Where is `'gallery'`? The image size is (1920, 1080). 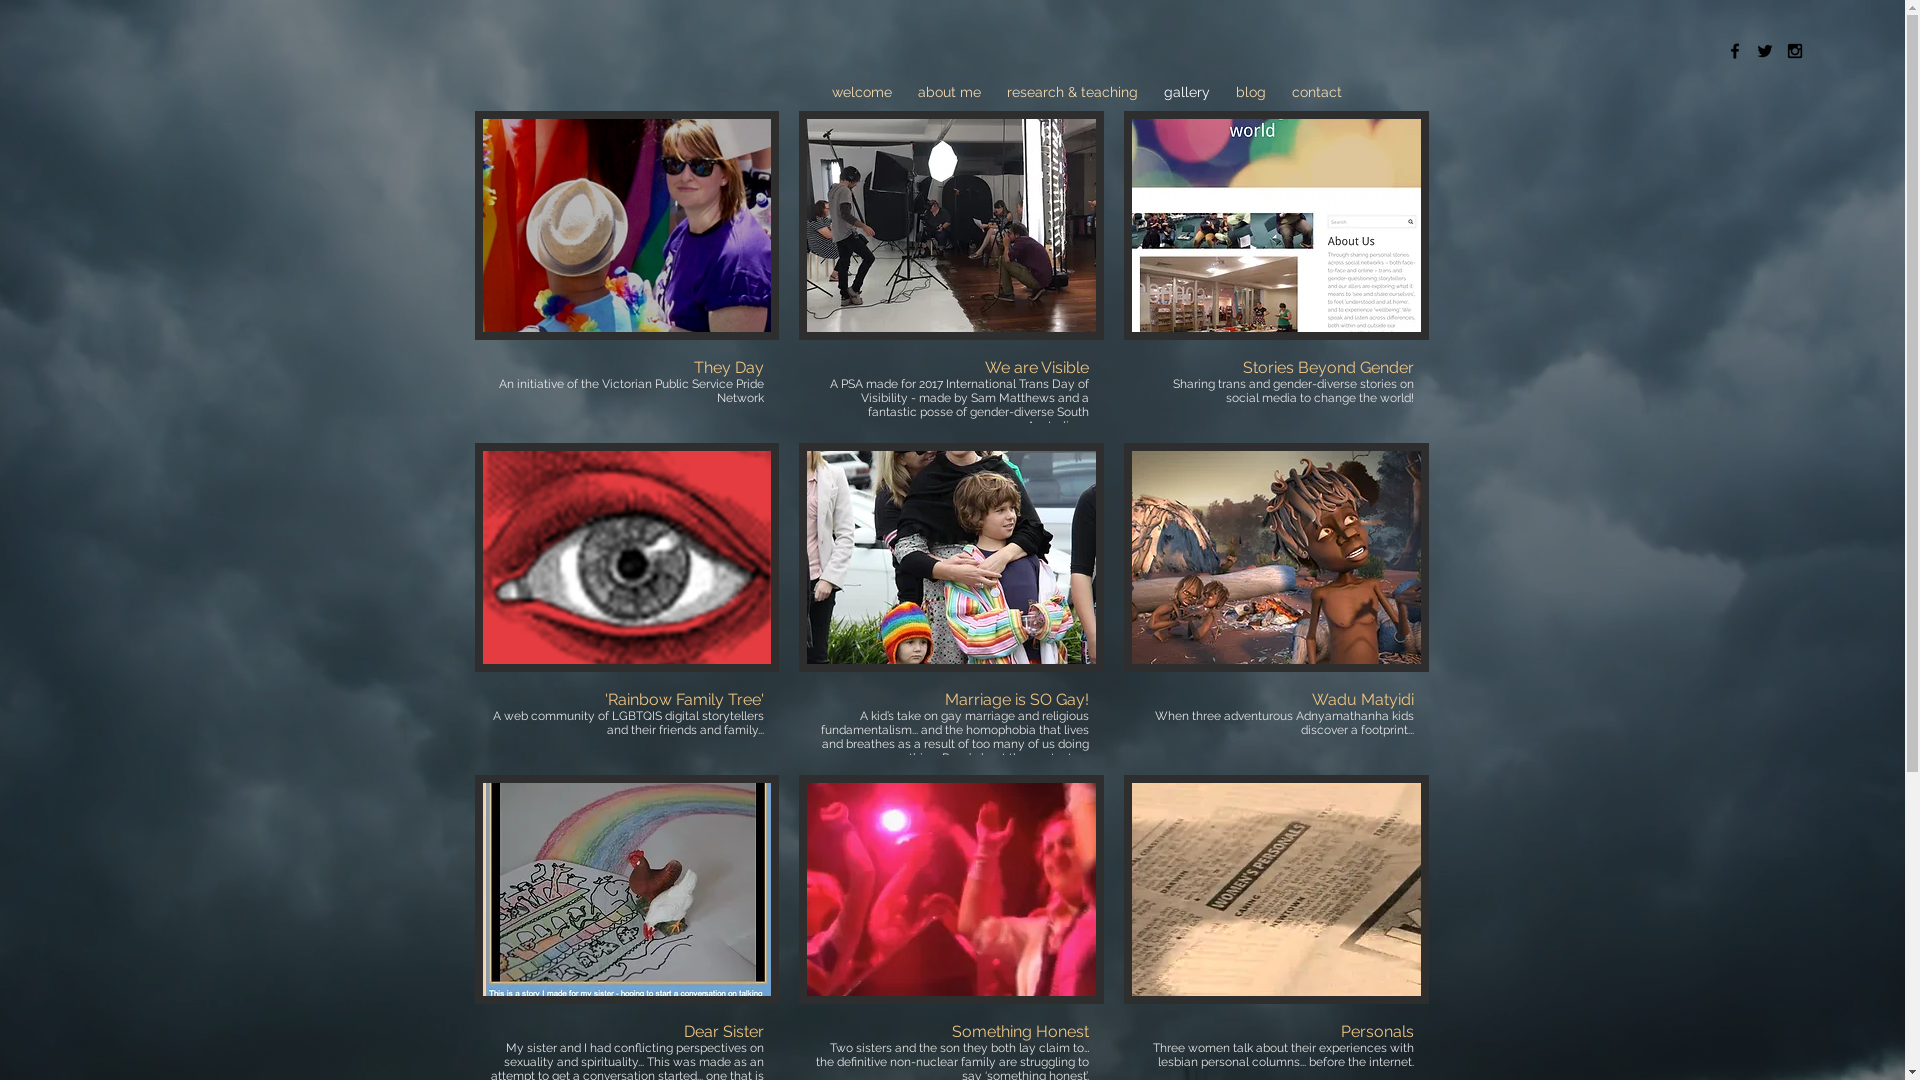 'gallery' is located at coordinates (1185, 92).